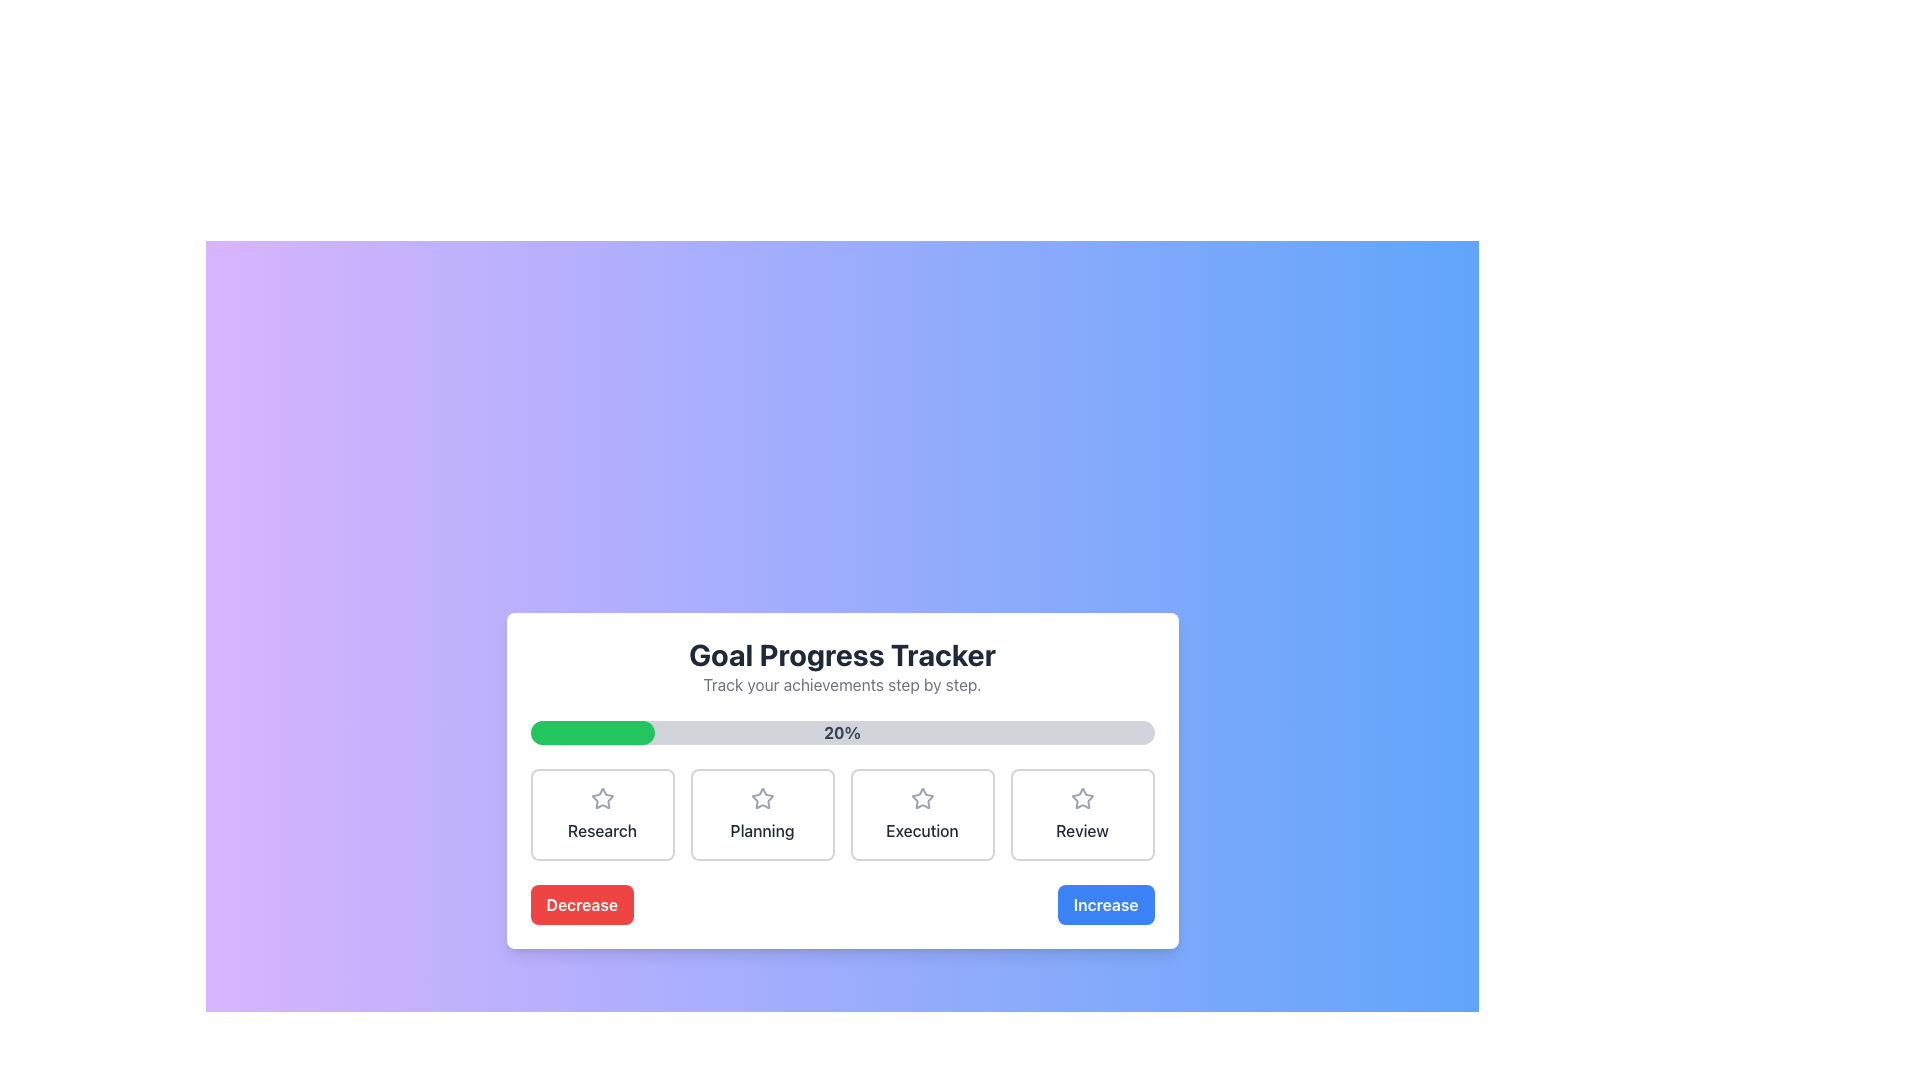 The image size is (1920, 1080). Describe the element at coordinates (1081, 830) in the screenshot. I see `the text label reading 'Review' which is styled with a medium font weight and dark gray color, located below a star icon in the last card of a row` at that location.